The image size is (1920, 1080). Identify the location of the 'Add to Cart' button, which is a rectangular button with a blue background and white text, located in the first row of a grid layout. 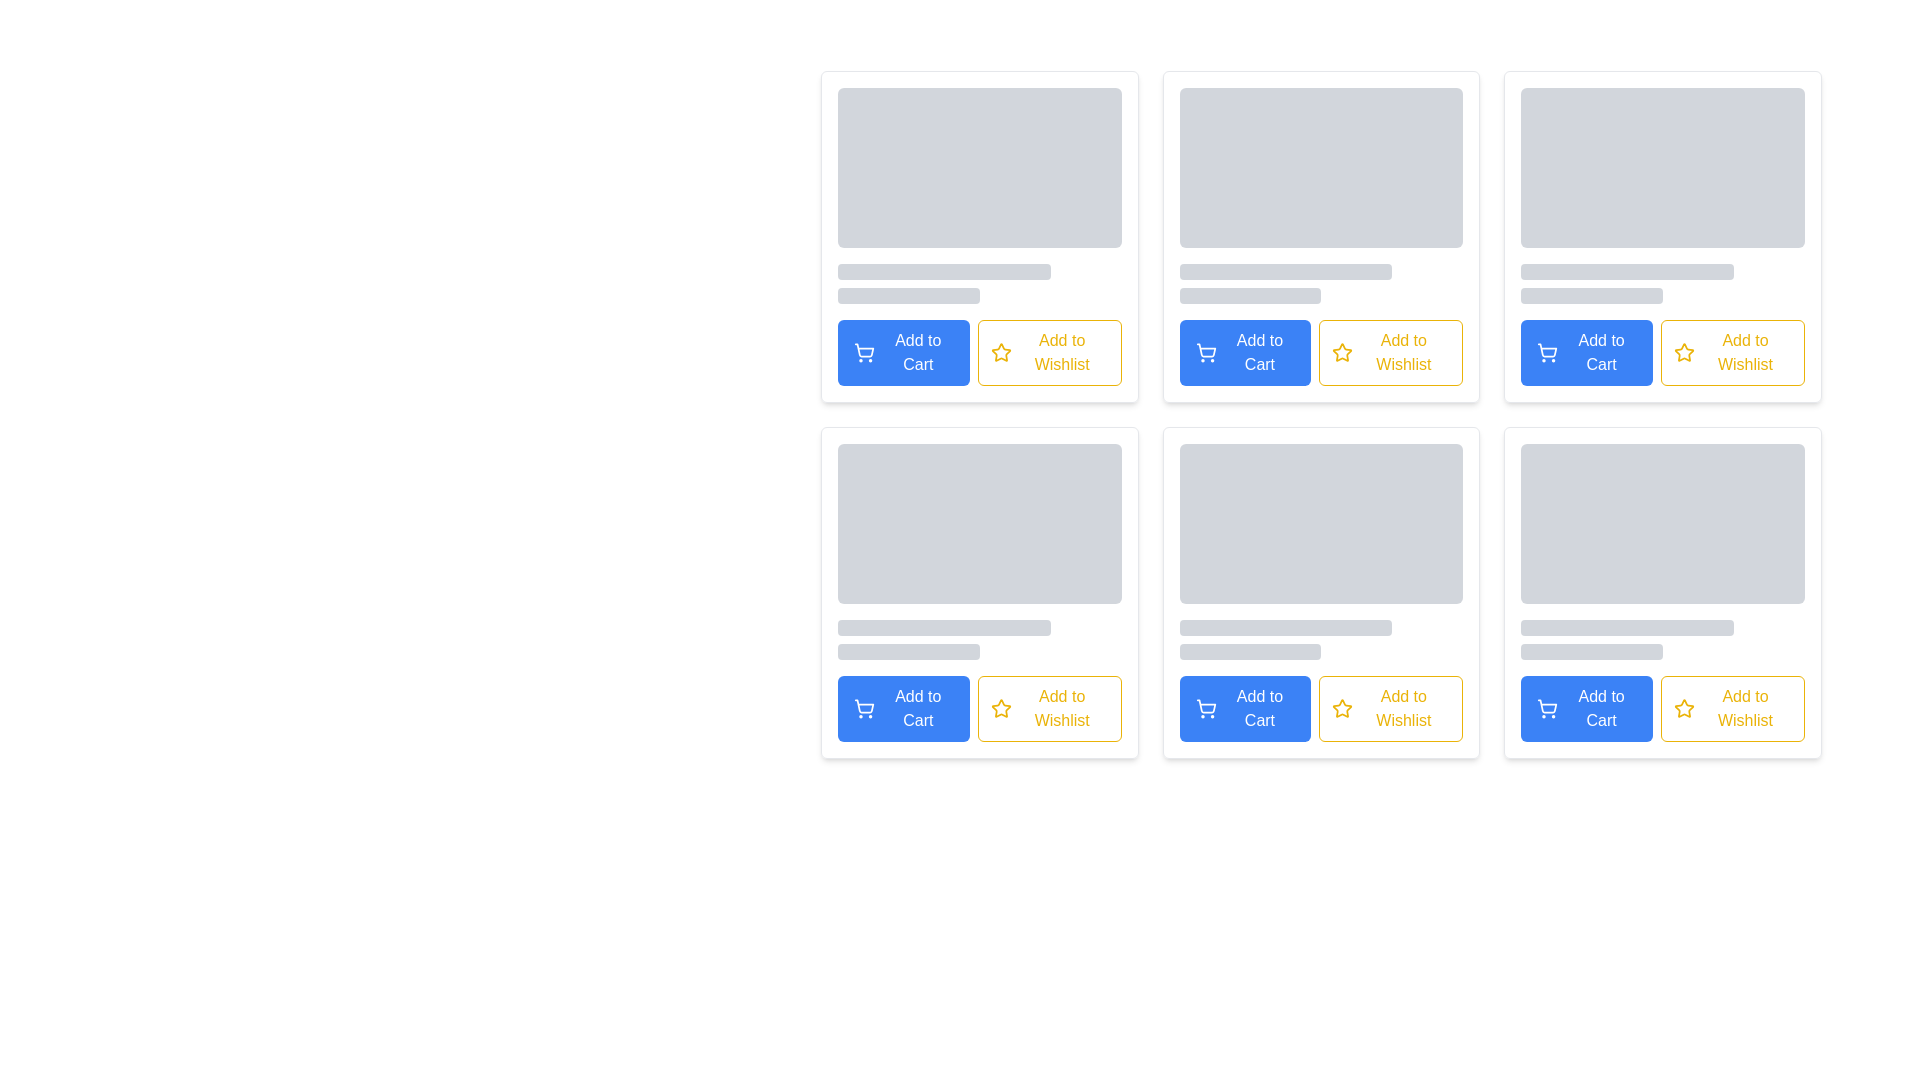
(1244, 352).